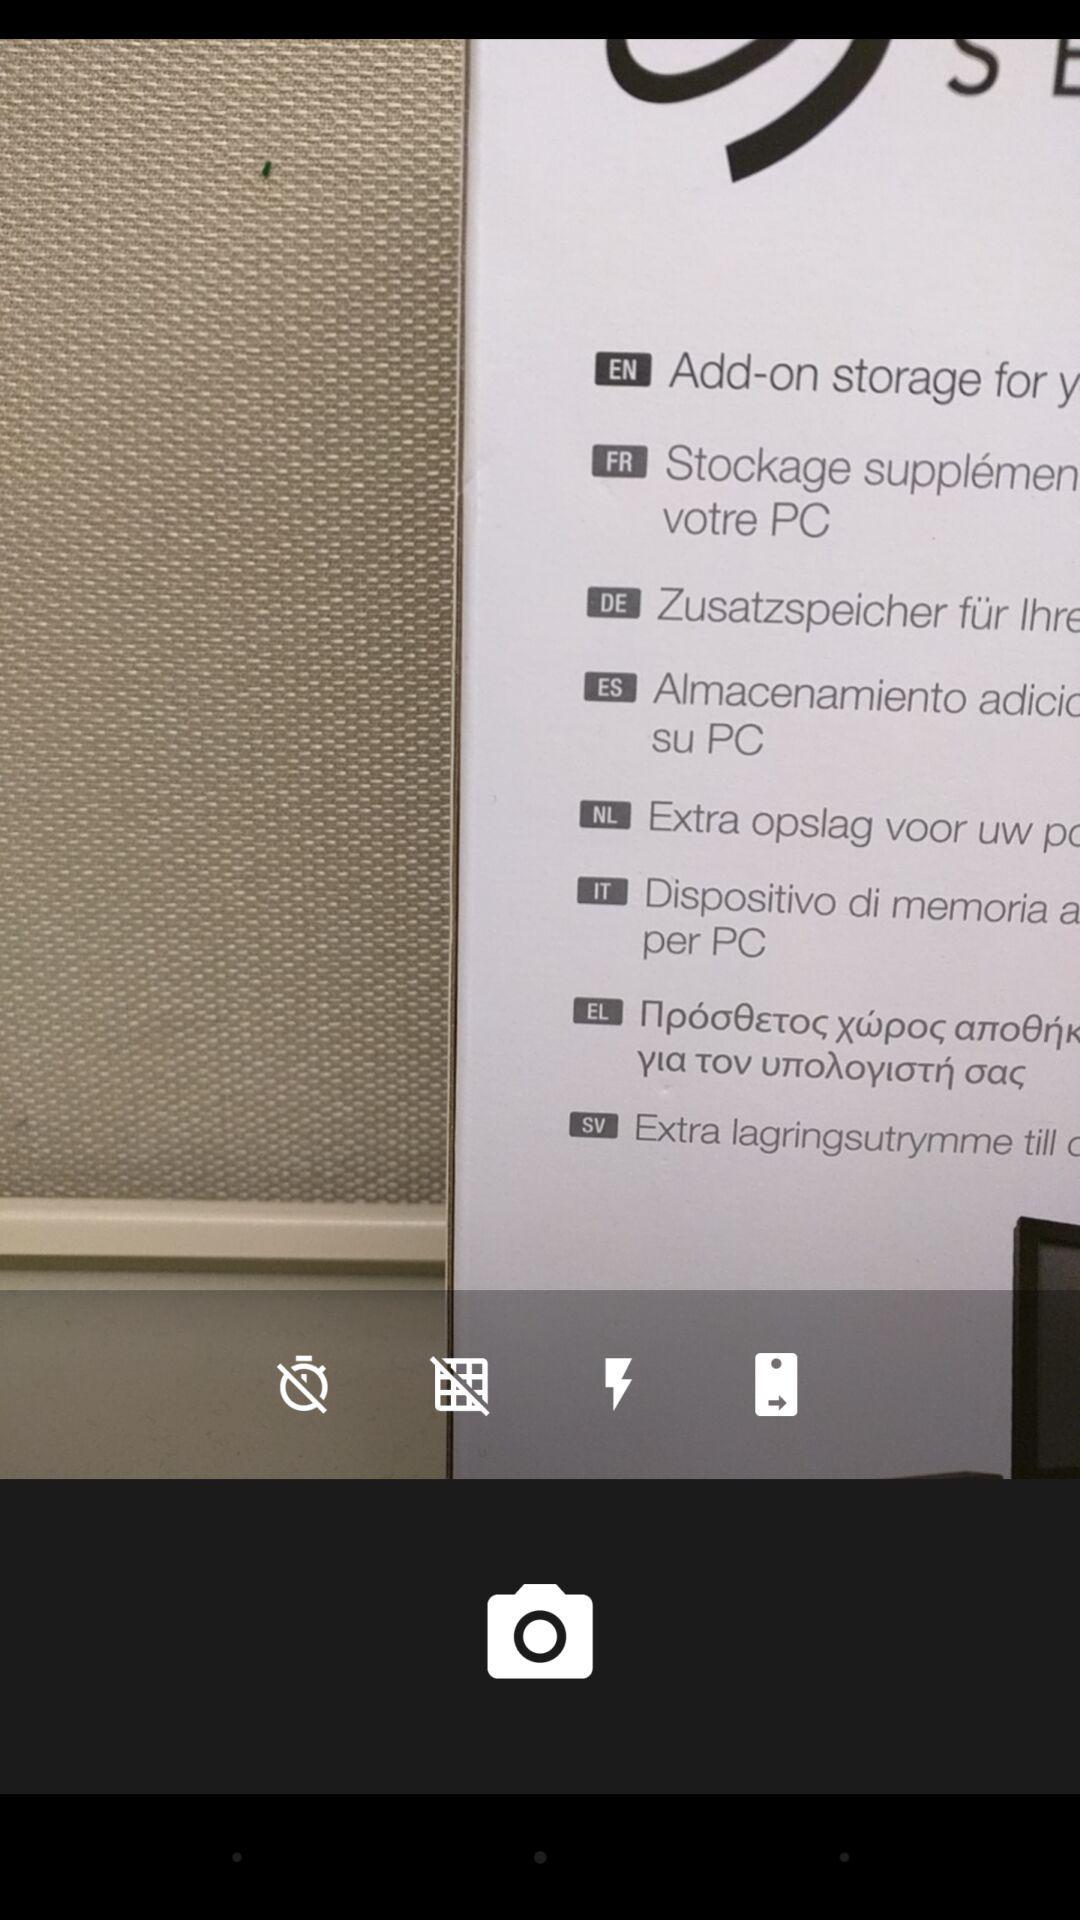 The width and height of the screenshot is (1080, 1920). Describe the element at coordinates (303, 1383) in the screenshot. I see `the time icon` at that location.